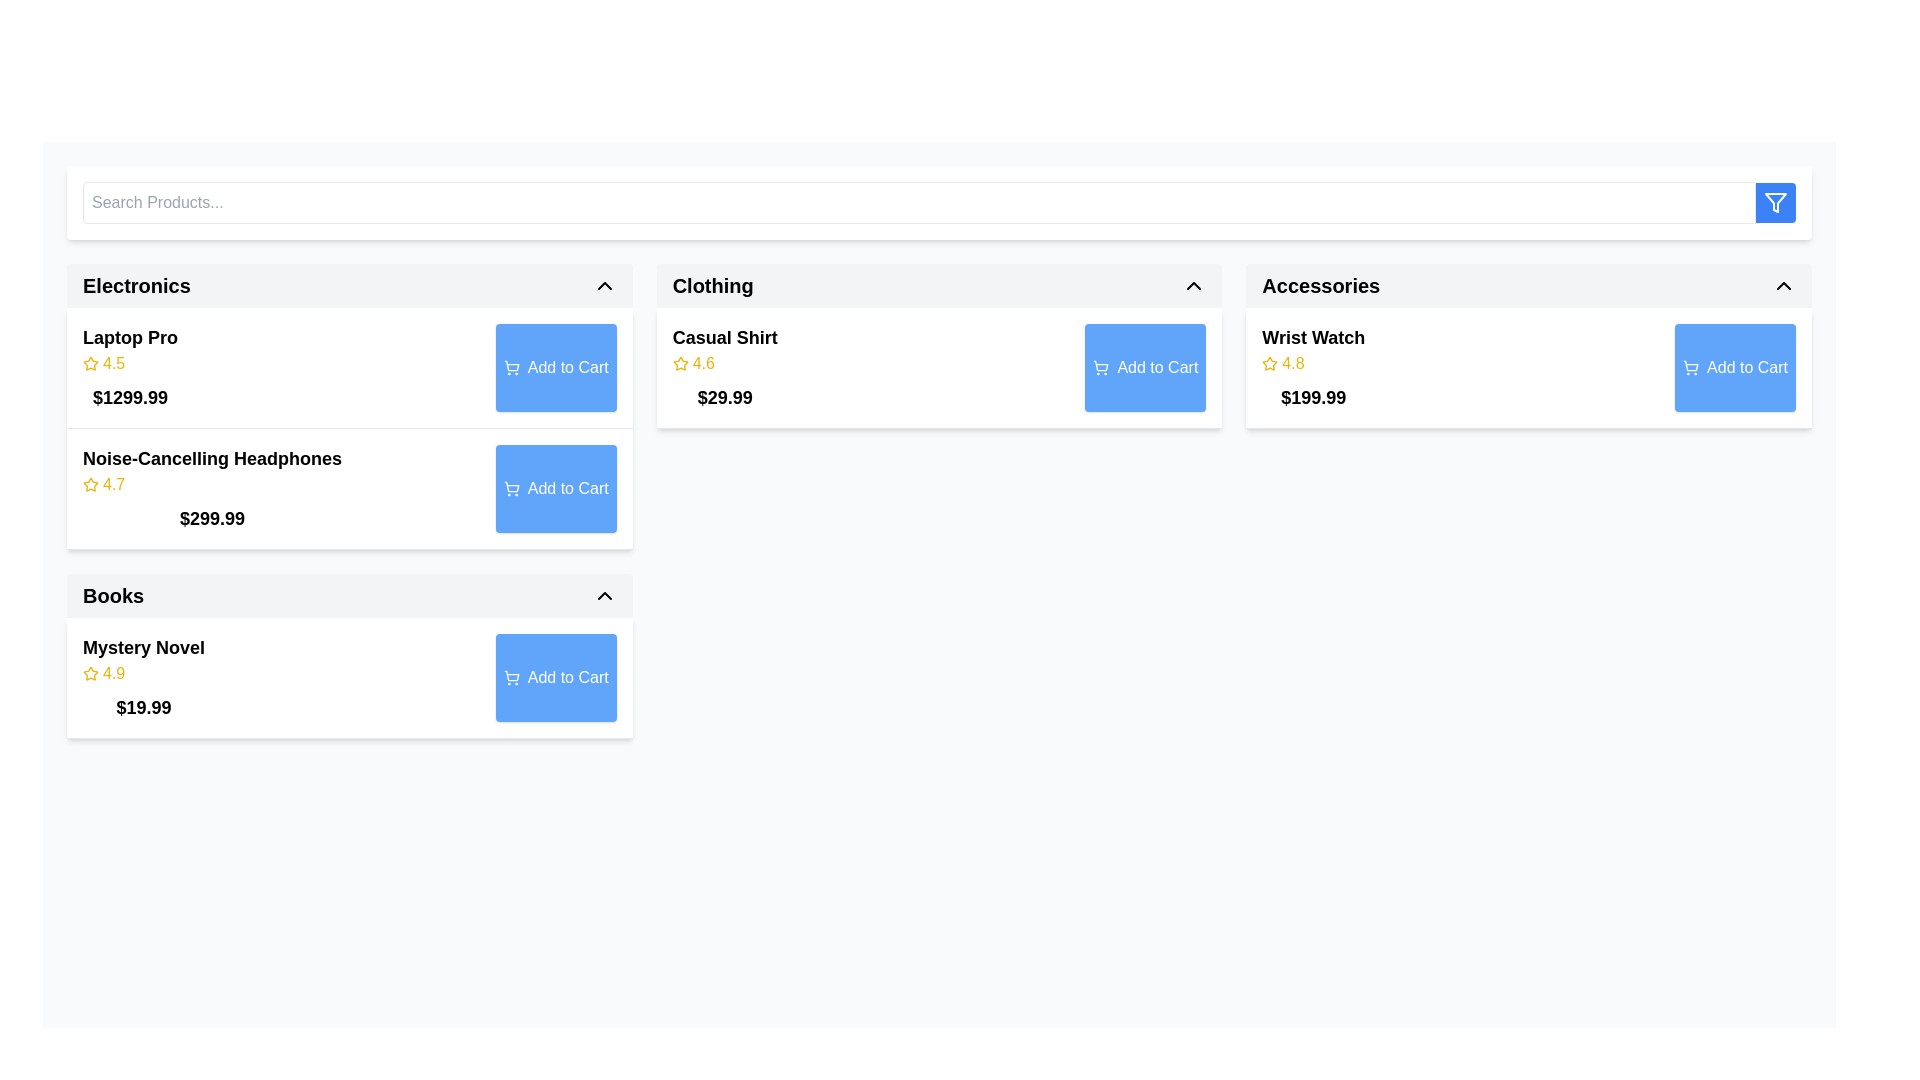  What do you see at coordinates (1746, 367) in the screenshot?
I see `the button that contains the Text label for adding the Wrist Watch product from the Accessories category` at bounding box center [1746, 367].